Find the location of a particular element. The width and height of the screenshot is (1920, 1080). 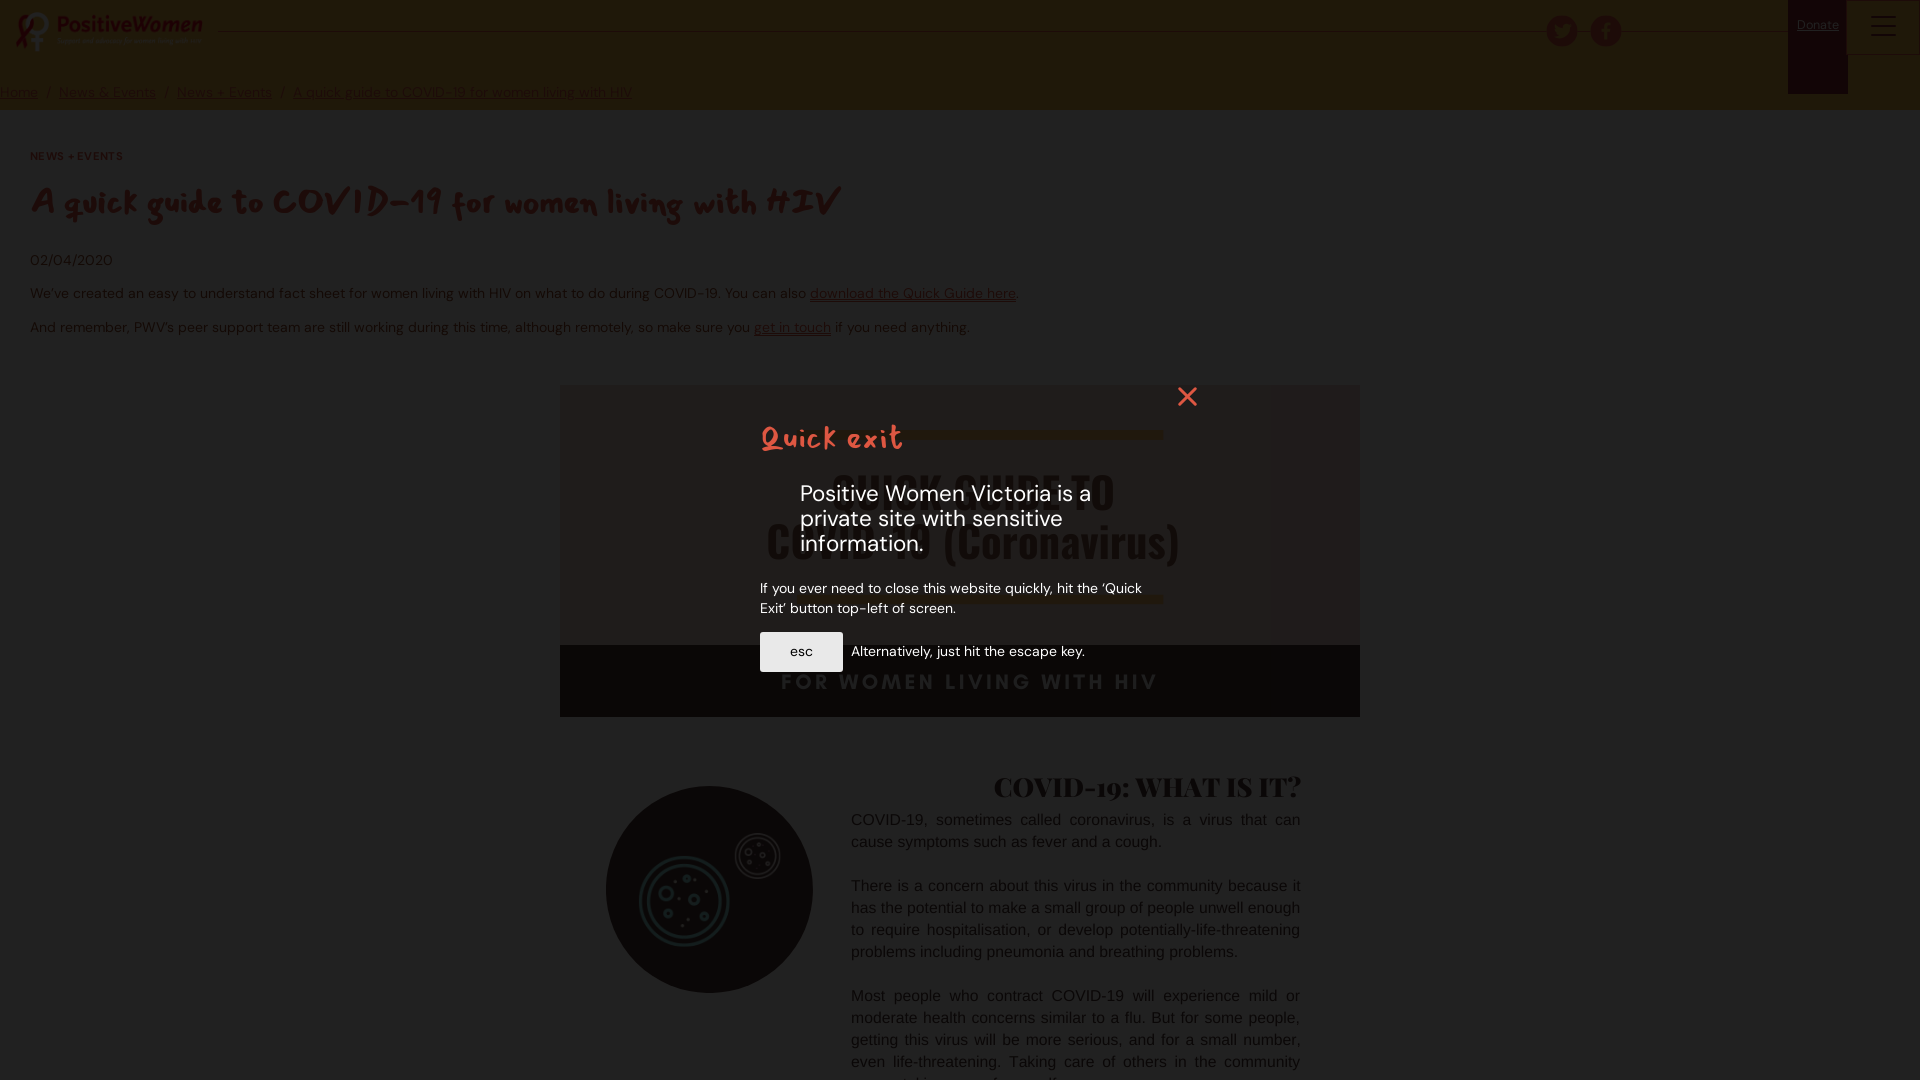

'get in touch' is located at coordinates (752, 326).